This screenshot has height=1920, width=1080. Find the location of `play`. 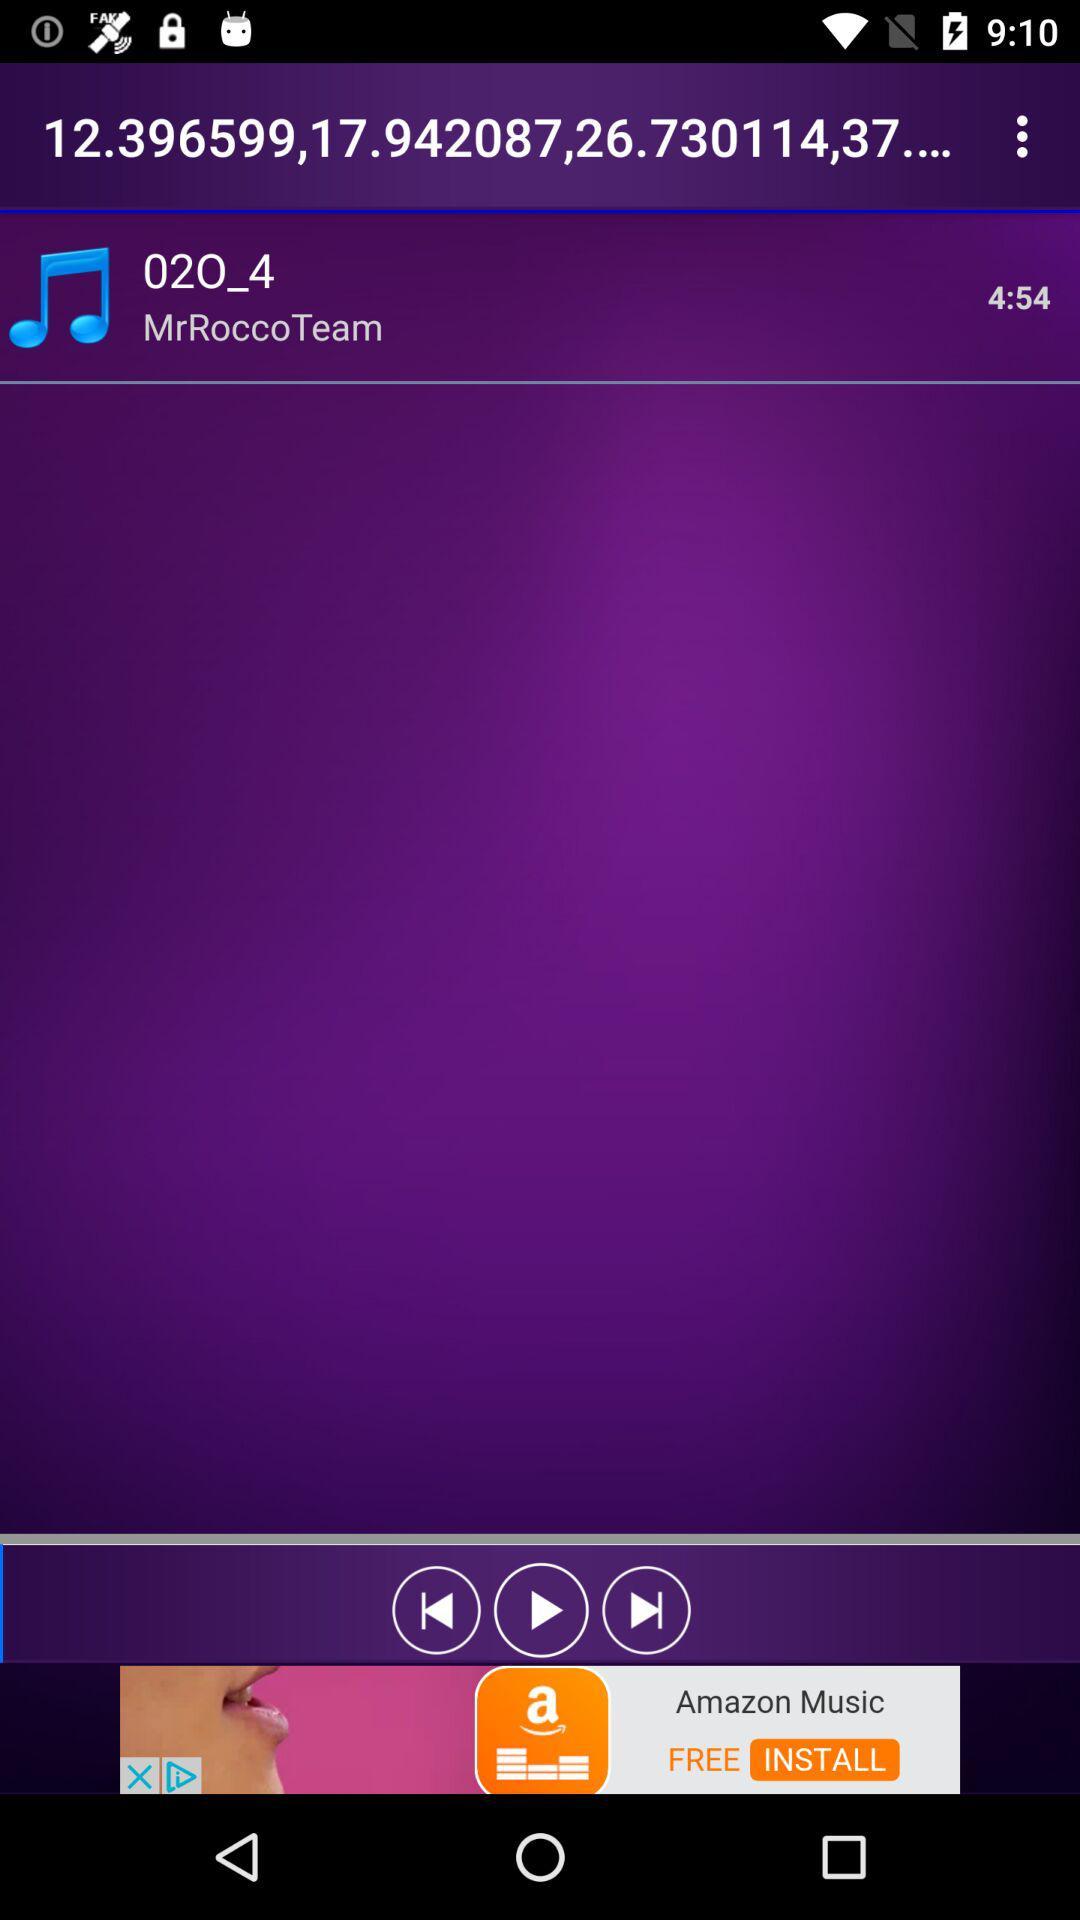

play is located at coordinates (541, 1610).